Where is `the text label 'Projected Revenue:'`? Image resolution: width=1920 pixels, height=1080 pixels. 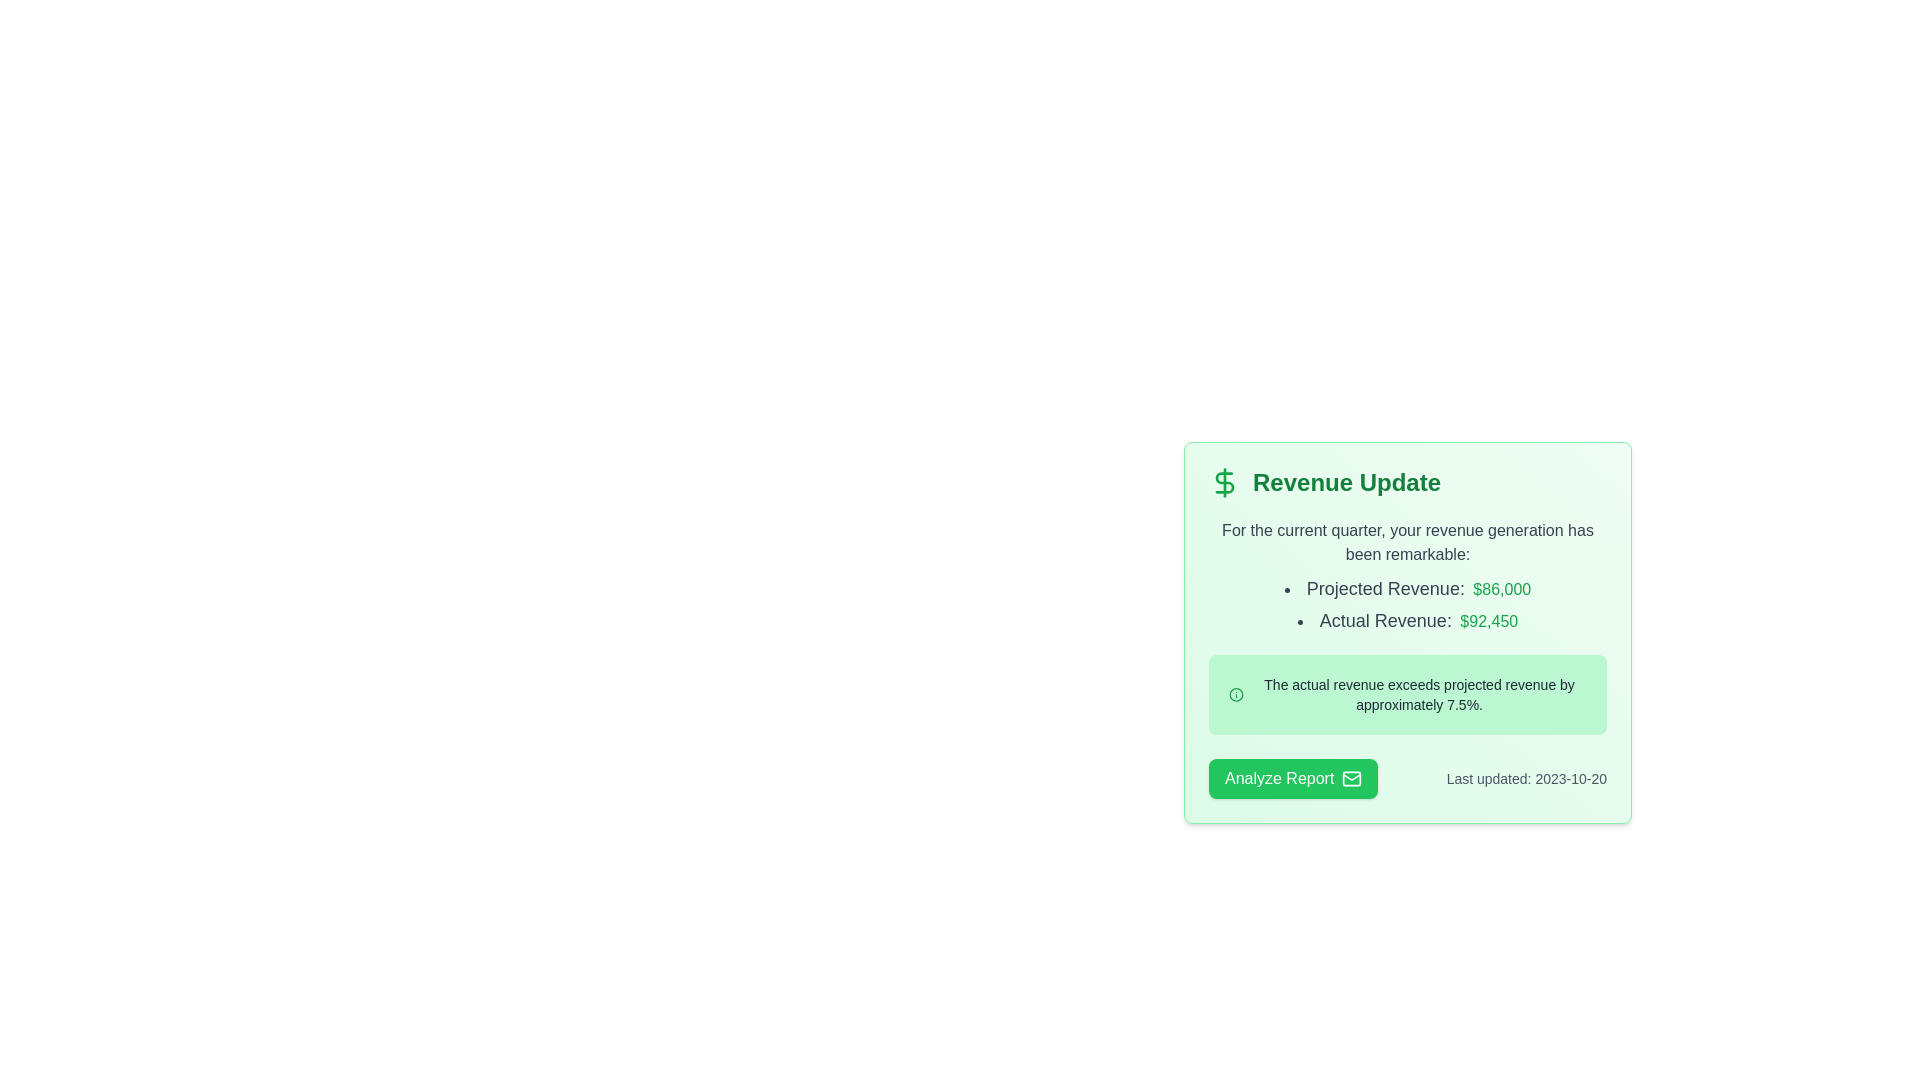
the text label 'Projected Revenue:' is located at coordinates (1384, 588).